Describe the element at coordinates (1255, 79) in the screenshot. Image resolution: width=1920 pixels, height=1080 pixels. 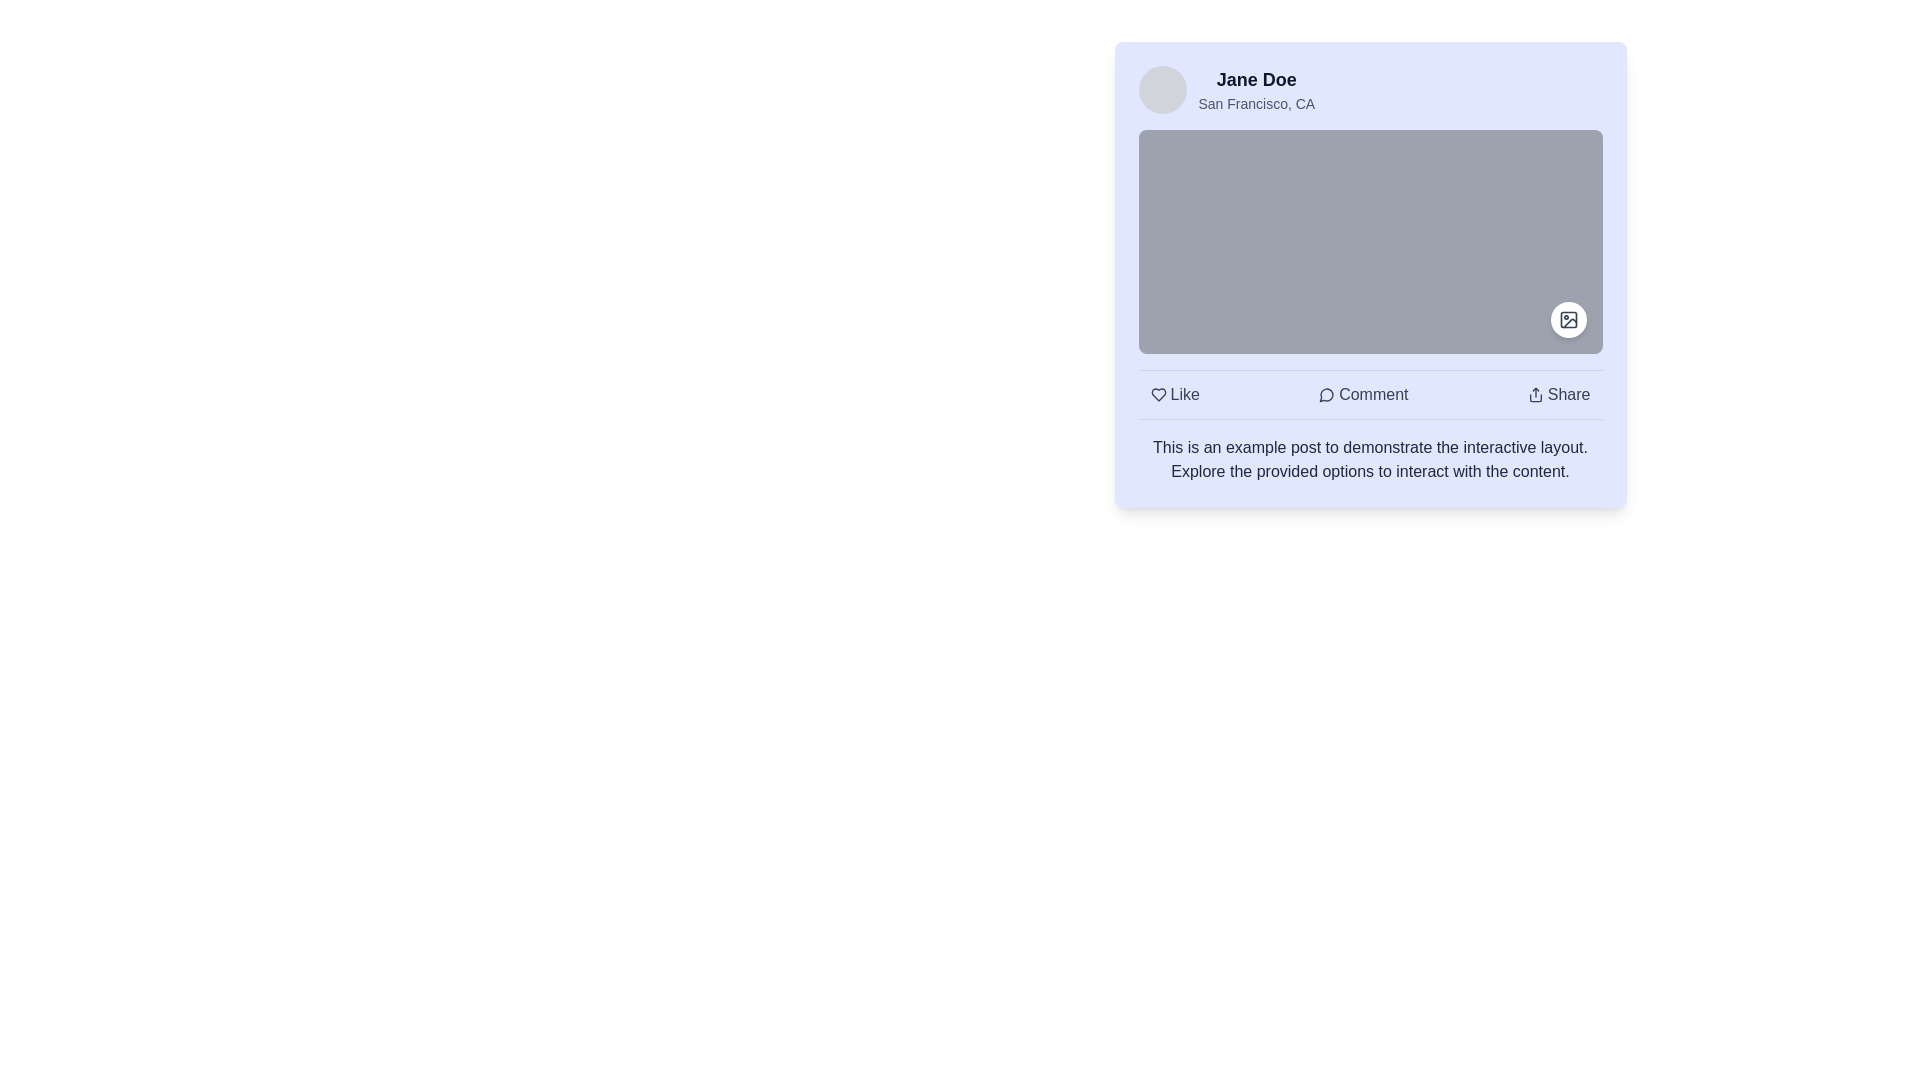
I see `the static text label displaying 'Jane Doe', which is styled in bold, large, dark gray font and positioned at the top of a card-like section` at that location.